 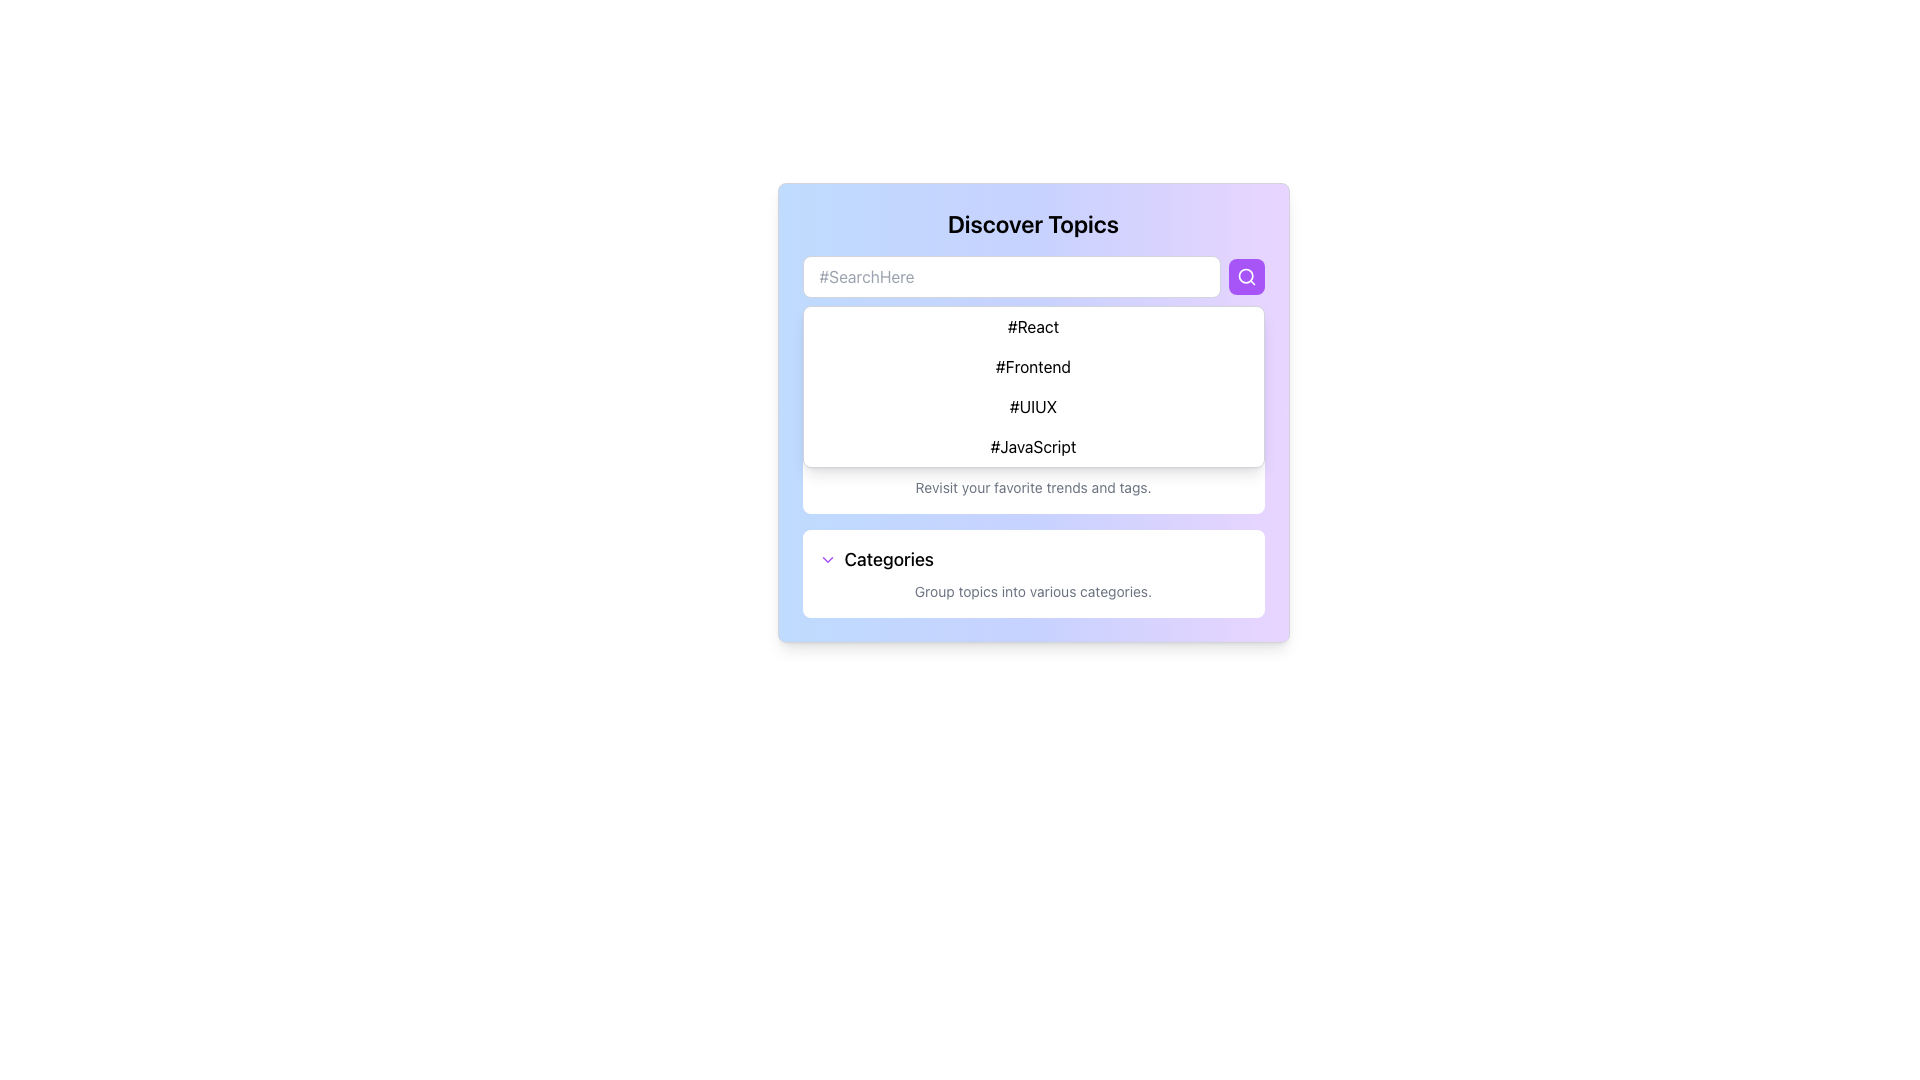 I want to click on the small magnifying glass icon on the top-right corner of the search bar, so click(x=1245, y=277).